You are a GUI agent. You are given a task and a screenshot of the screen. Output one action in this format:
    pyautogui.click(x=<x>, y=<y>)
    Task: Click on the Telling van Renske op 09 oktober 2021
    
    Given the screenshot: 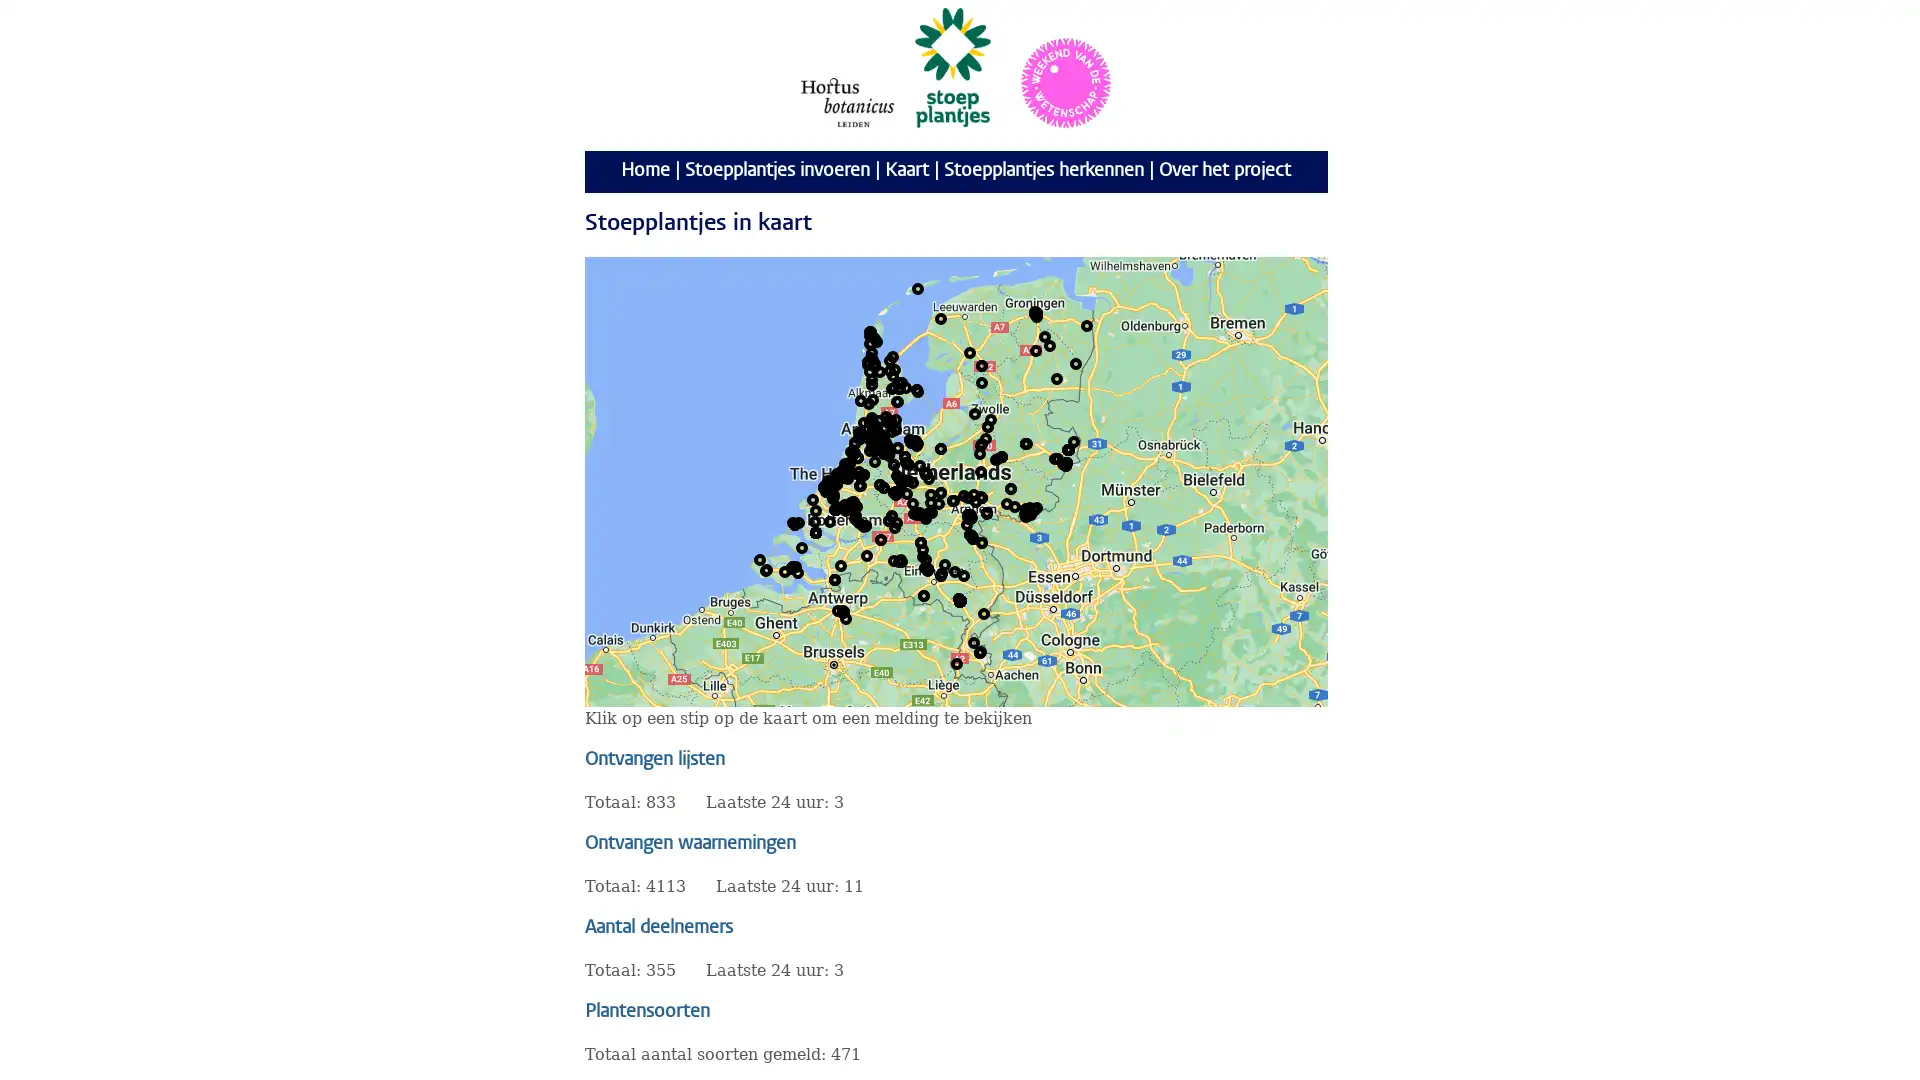 What is the action you would take?
    pyautogui.click(x=841, y=470)
    